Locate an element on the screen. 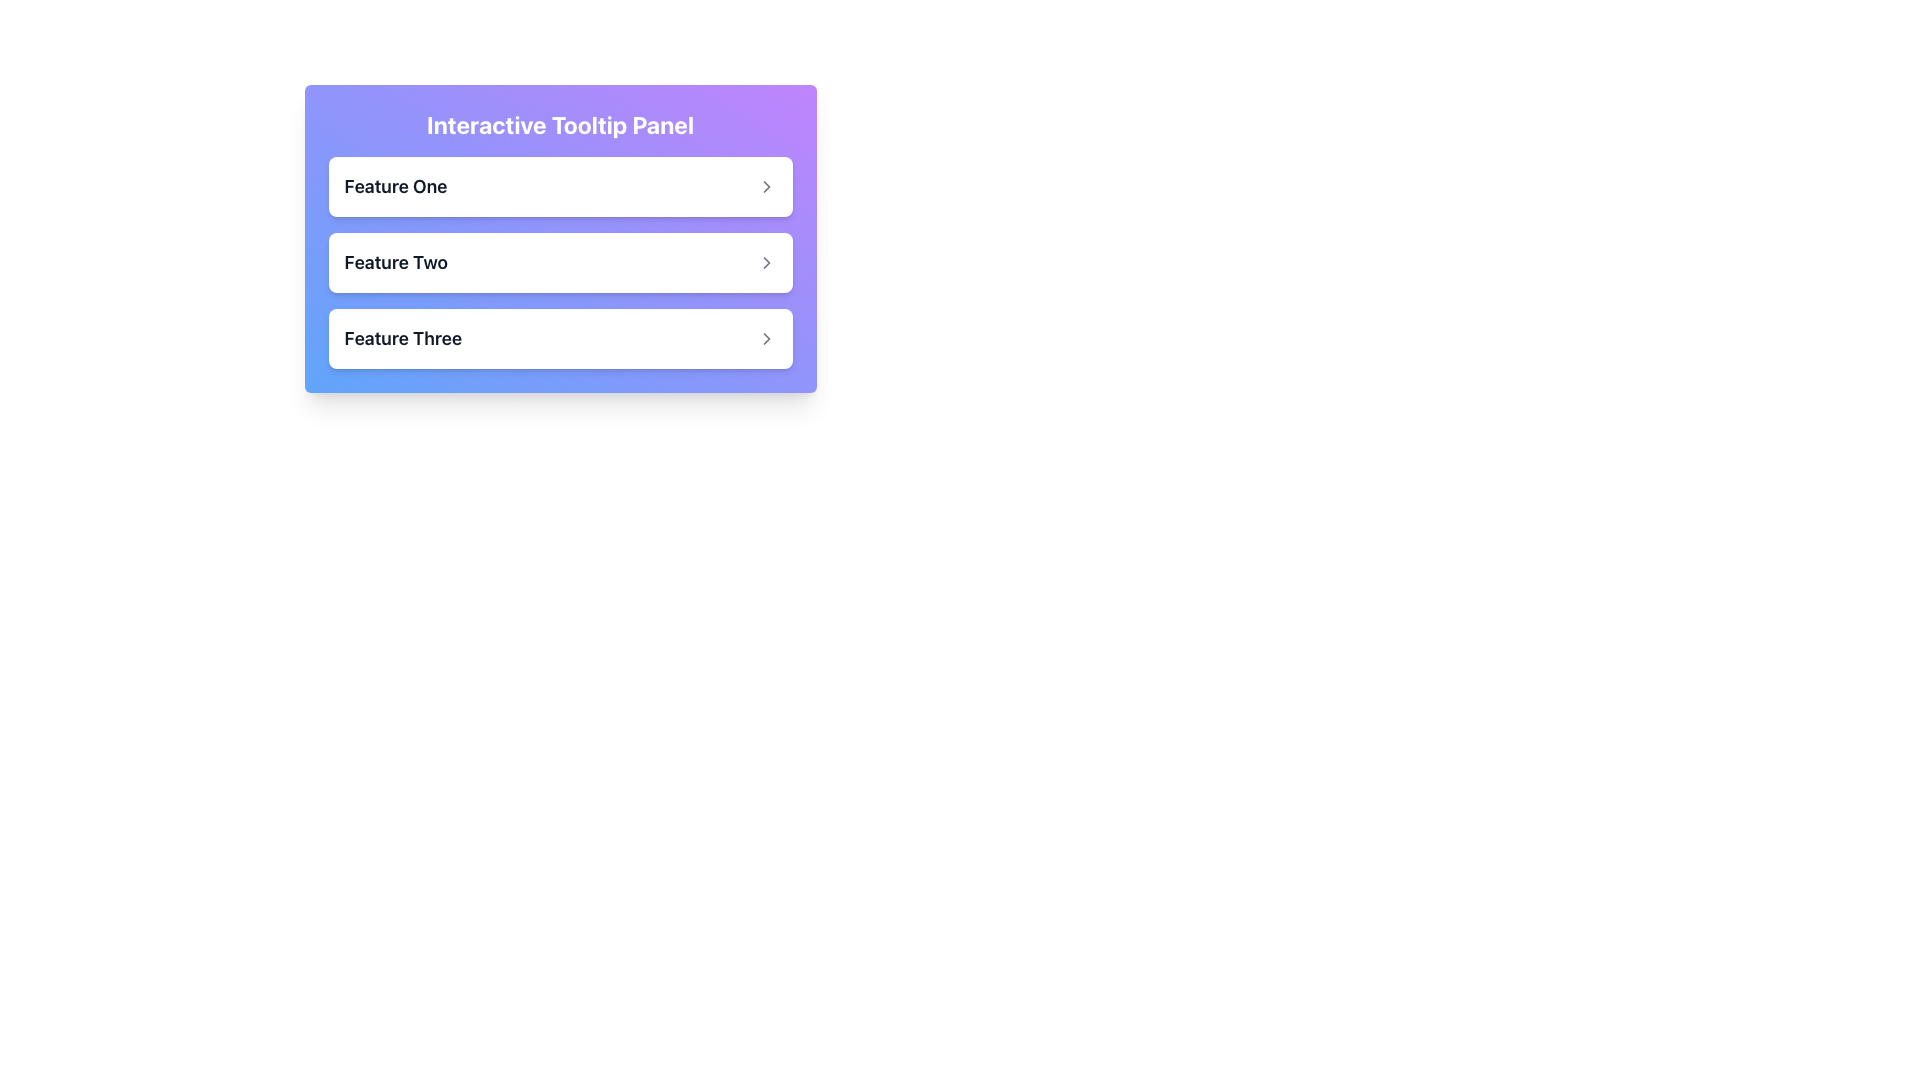 The width and height of the screenshot is (1920, 1080). the clickable list item labeled 'Feature One' is located at coordinates (560, 186).